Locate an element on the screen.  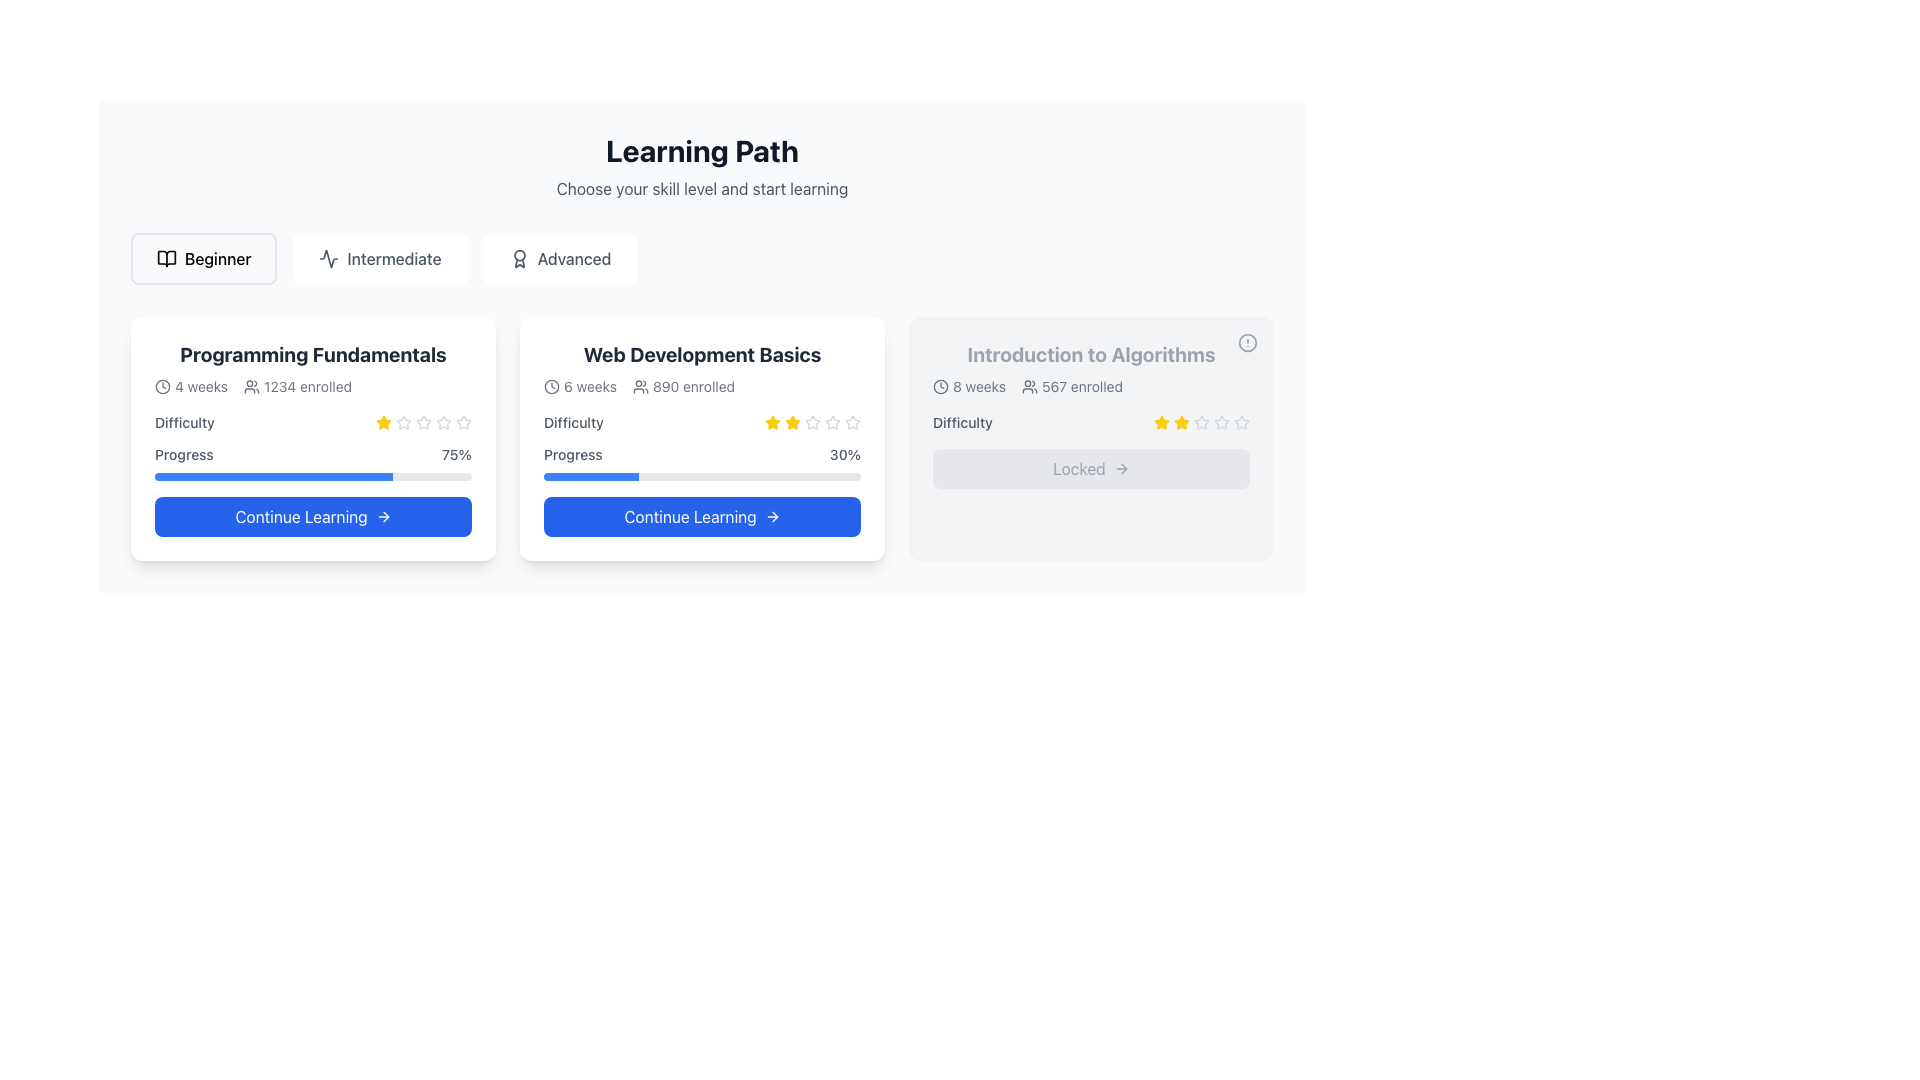
the second star icon is located at coordinates (443, 421).